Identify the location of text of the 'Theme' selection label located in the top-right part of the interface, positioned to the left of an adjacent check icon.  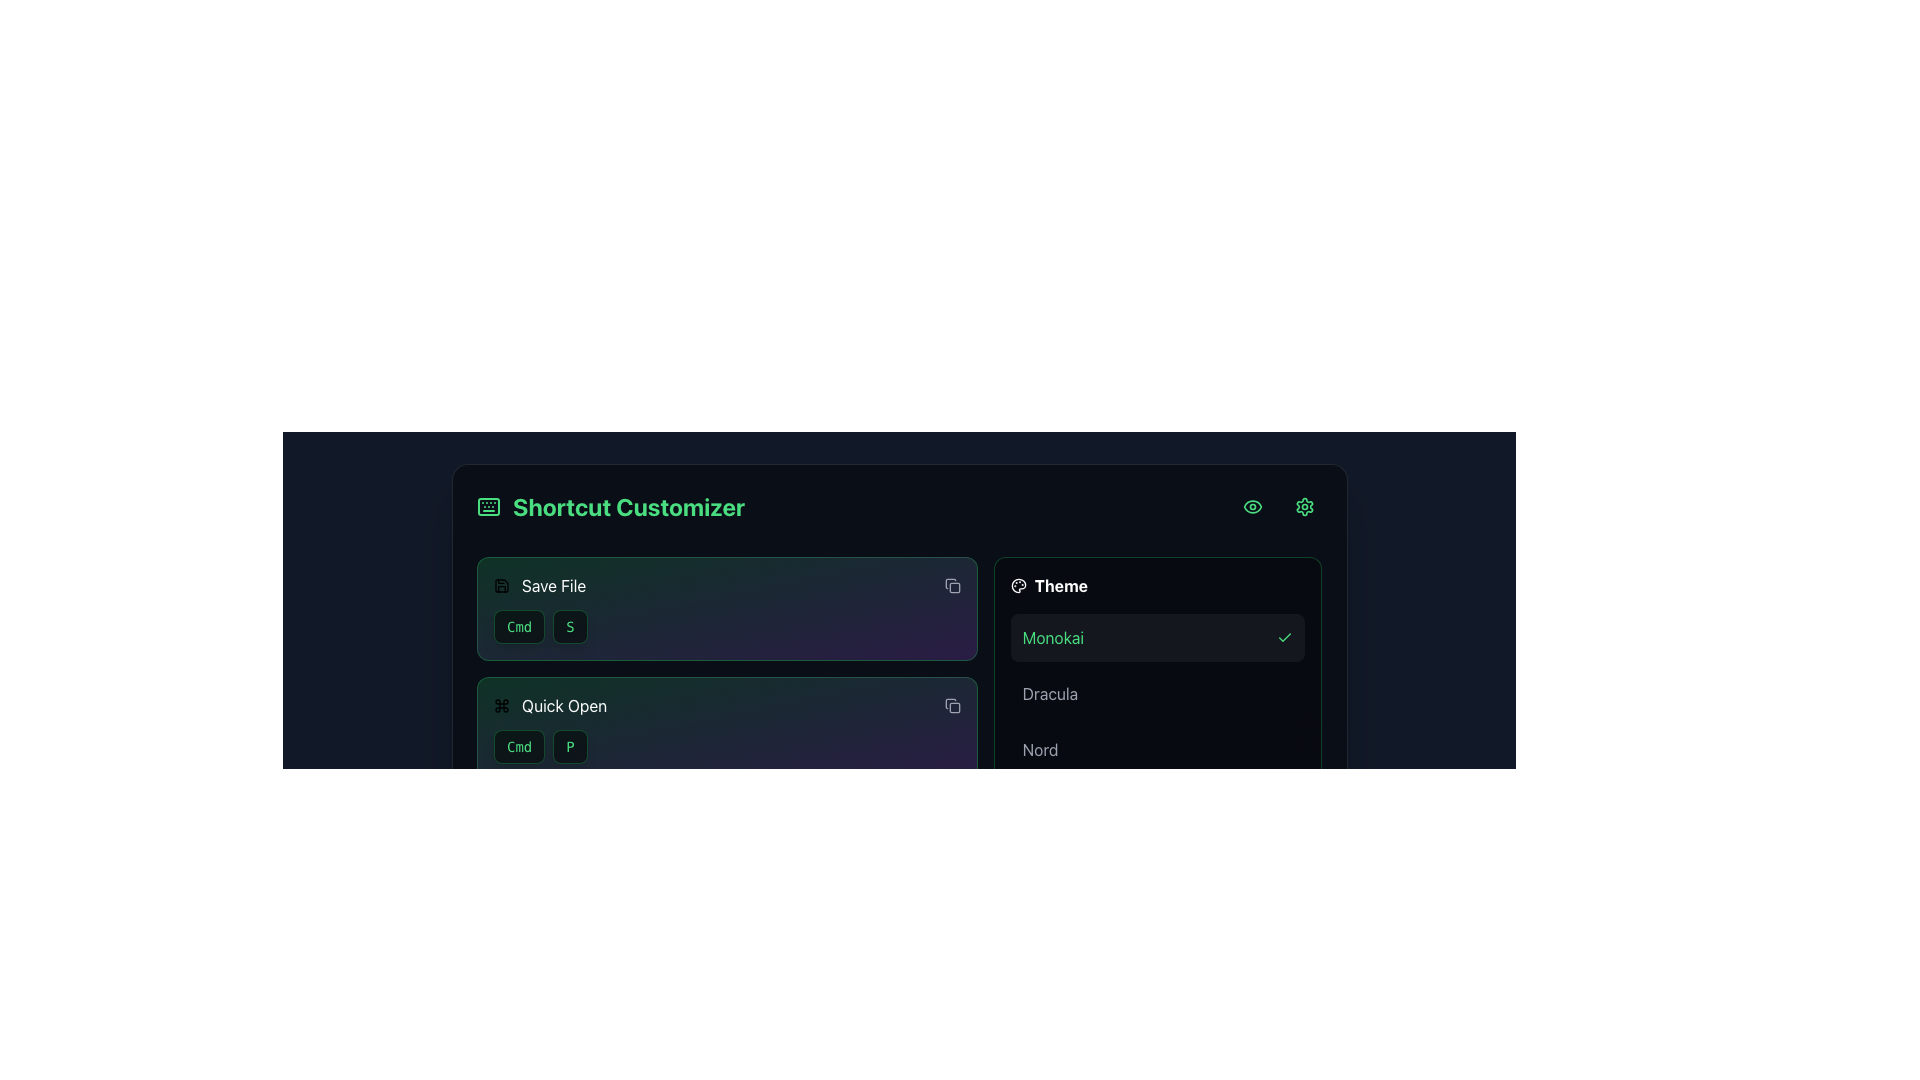
(1052, 637).